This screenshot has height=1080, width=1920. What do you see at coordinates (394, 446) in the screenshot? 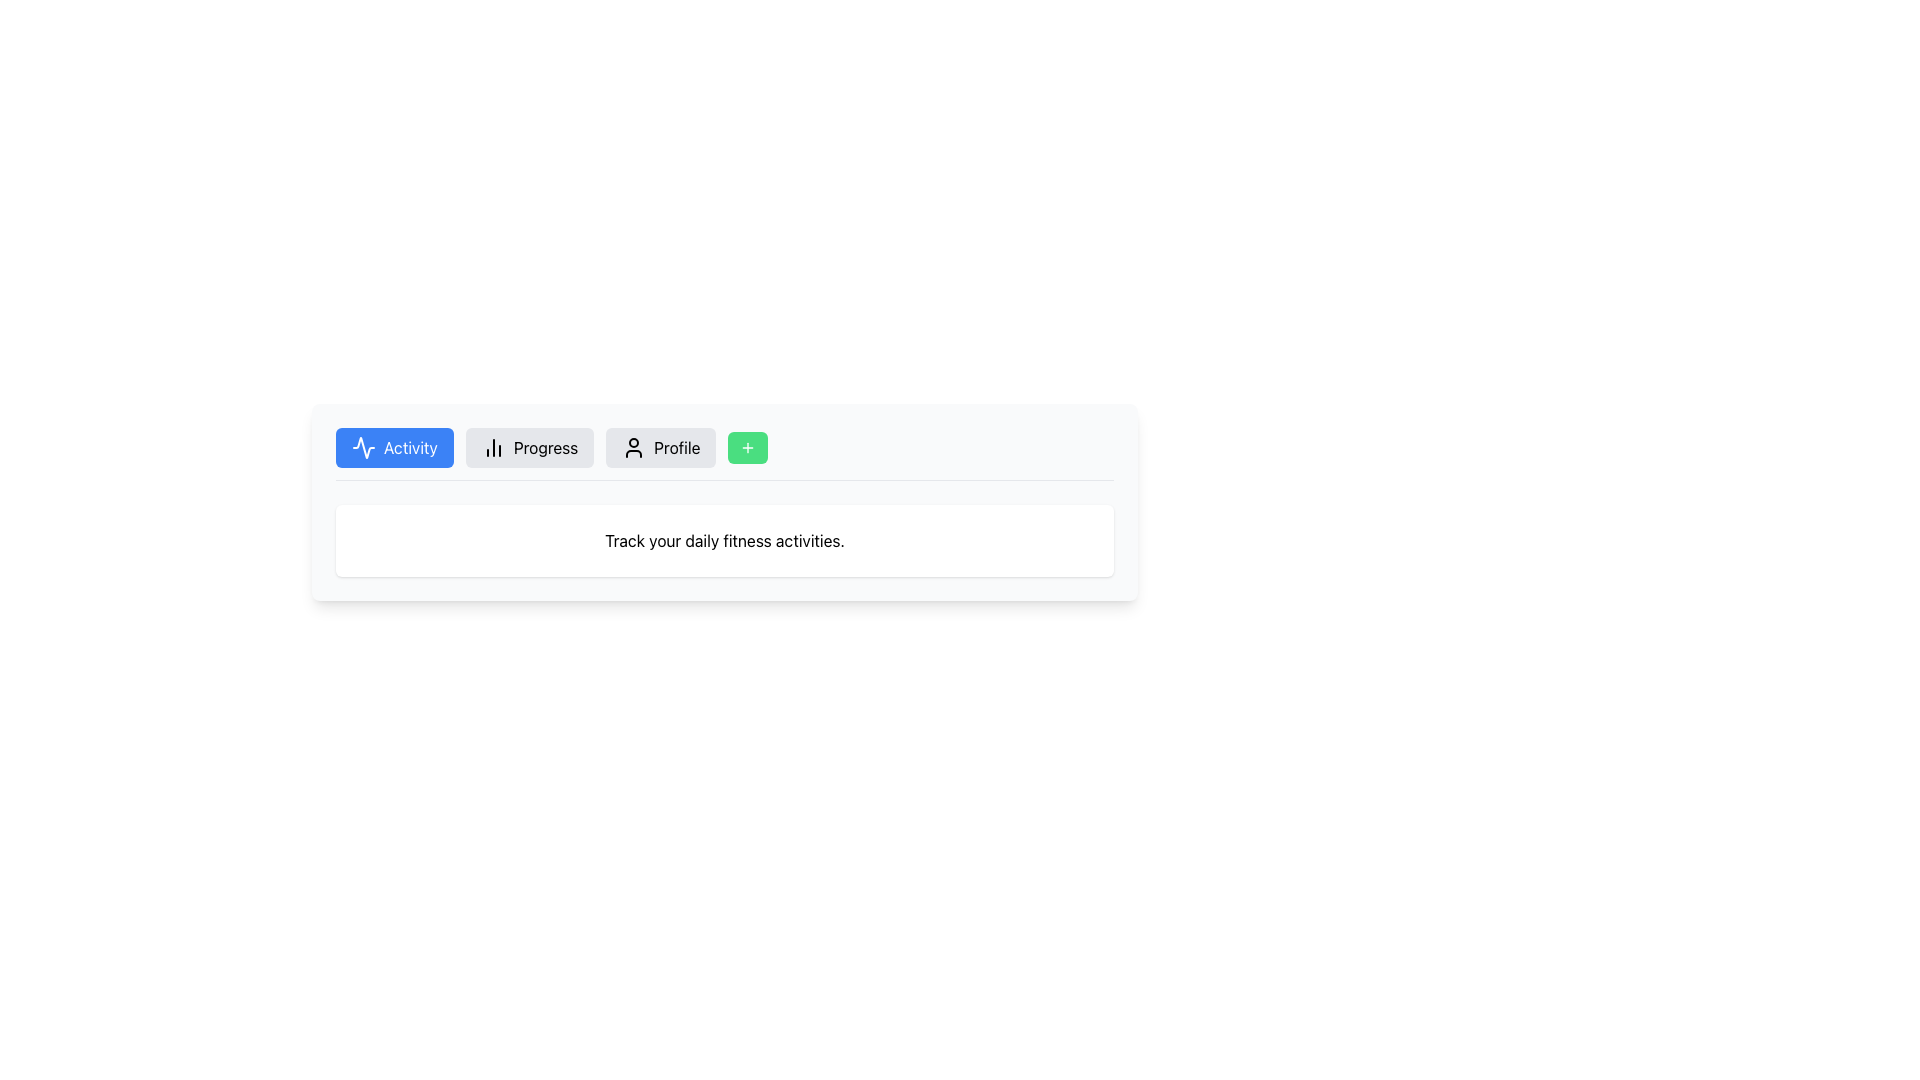
I see `the first navigation button on the left` at bounding box center [394, 446].